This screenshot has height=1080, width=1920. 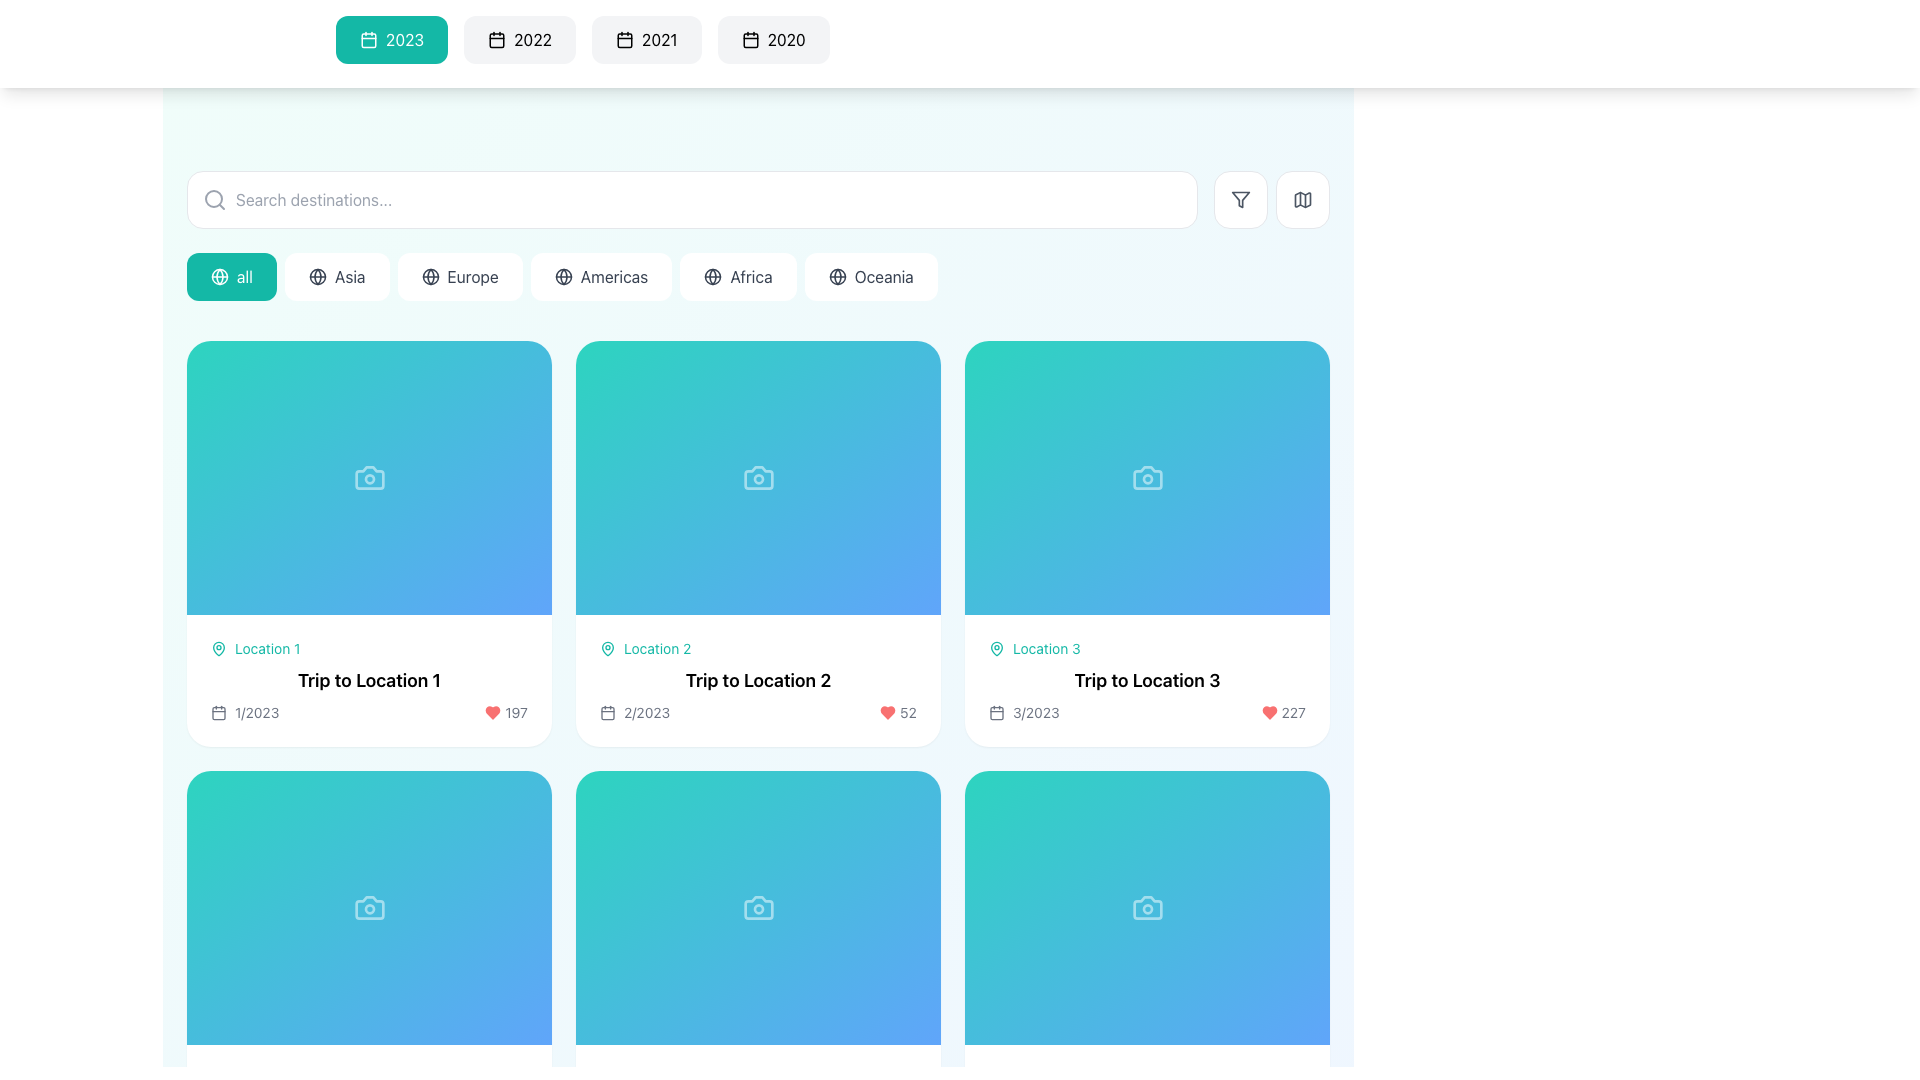 I want to click on the camera icon, which is an SVG element located in the sixth card of a grid layout, positioned centrally within the card, so click(x=1147, y=907).